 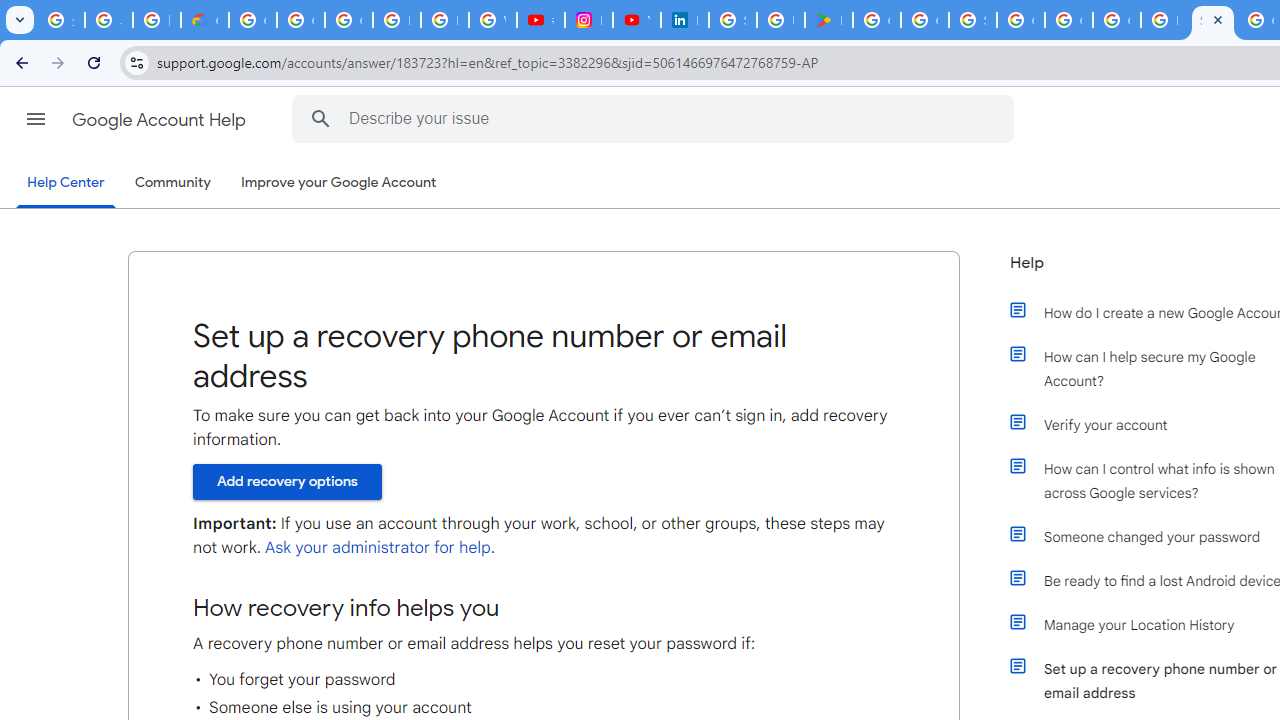 I want to click on 'Privacy Help Center - Policies Help', so click(x=443, y=20).